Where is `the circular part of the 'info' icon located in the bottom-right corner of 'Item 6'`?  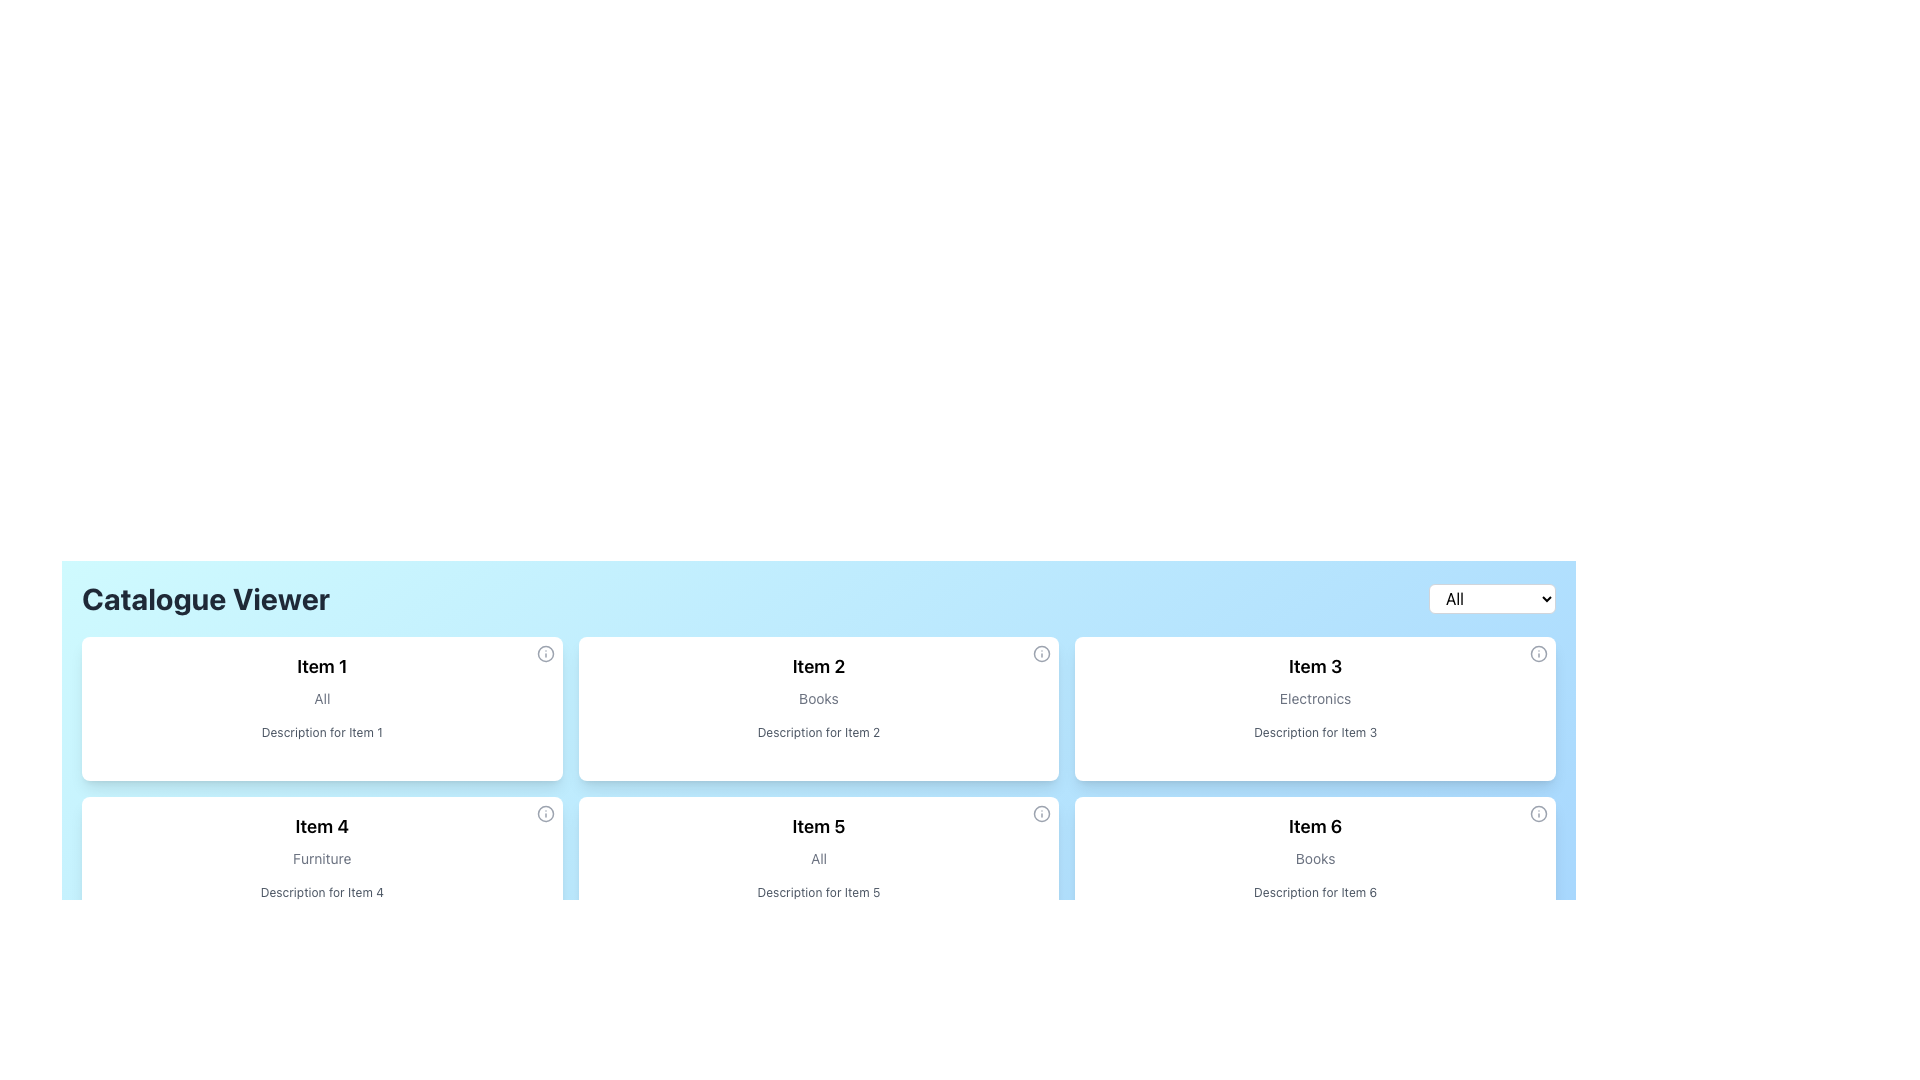
the circular part of the 'info' icon located in the bottom-right corner of 'Item 6' is located at coordinates (1538, 813).